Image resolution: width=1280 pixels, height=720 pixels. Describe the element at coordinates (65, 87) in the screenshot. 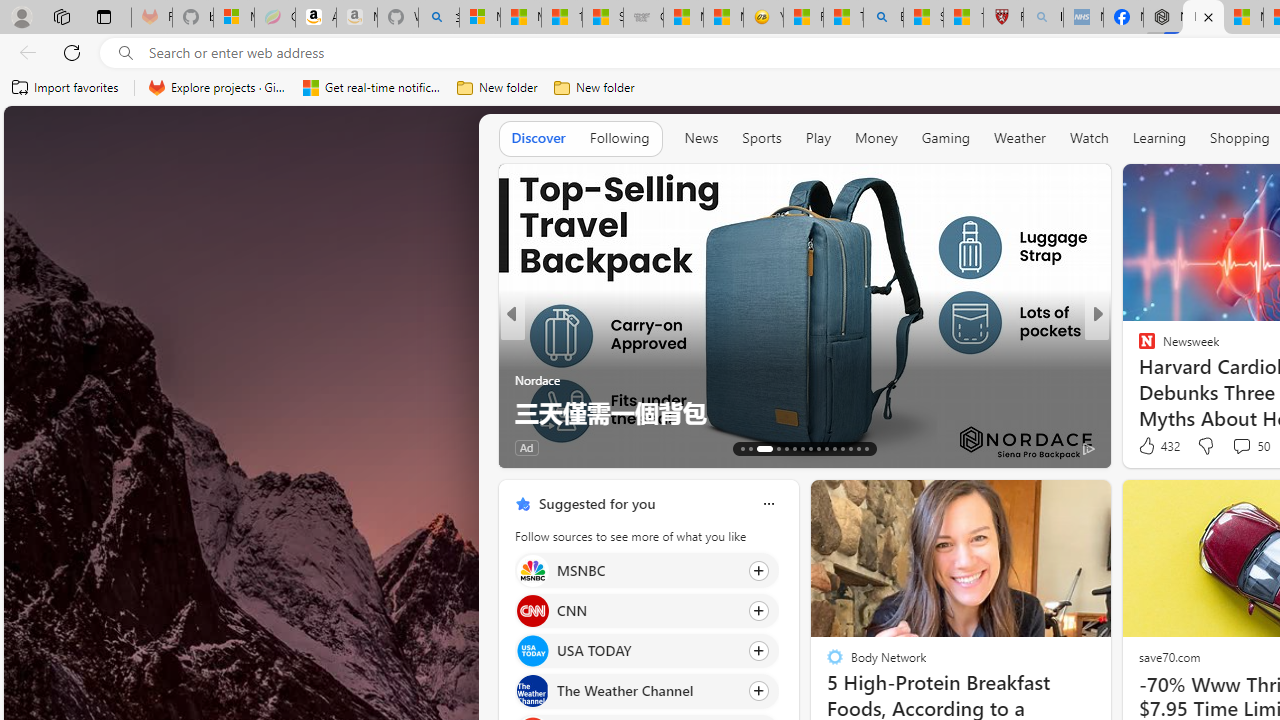

I see `'Import favorites'` at that location.